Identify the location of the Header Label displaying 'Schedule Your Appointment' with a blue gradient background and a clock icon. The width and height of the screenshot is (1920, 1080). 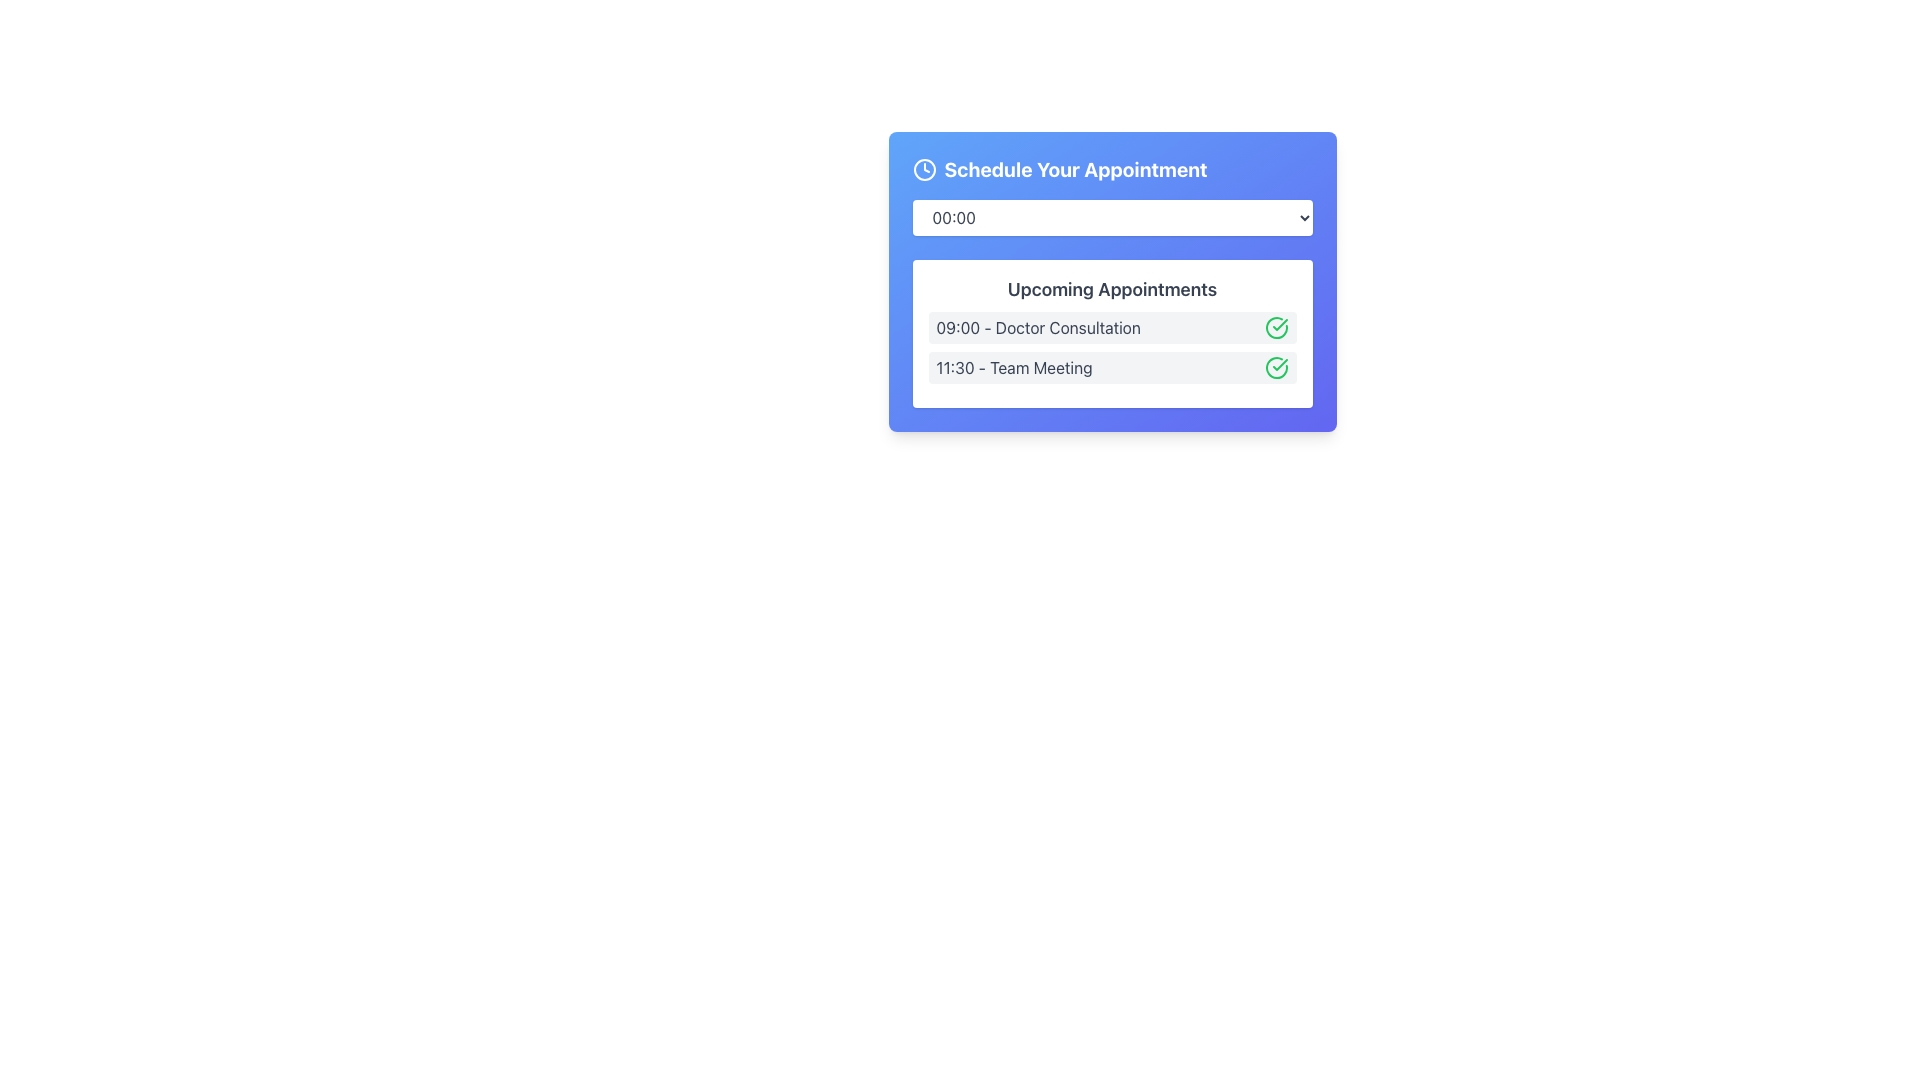
(1111, 168).